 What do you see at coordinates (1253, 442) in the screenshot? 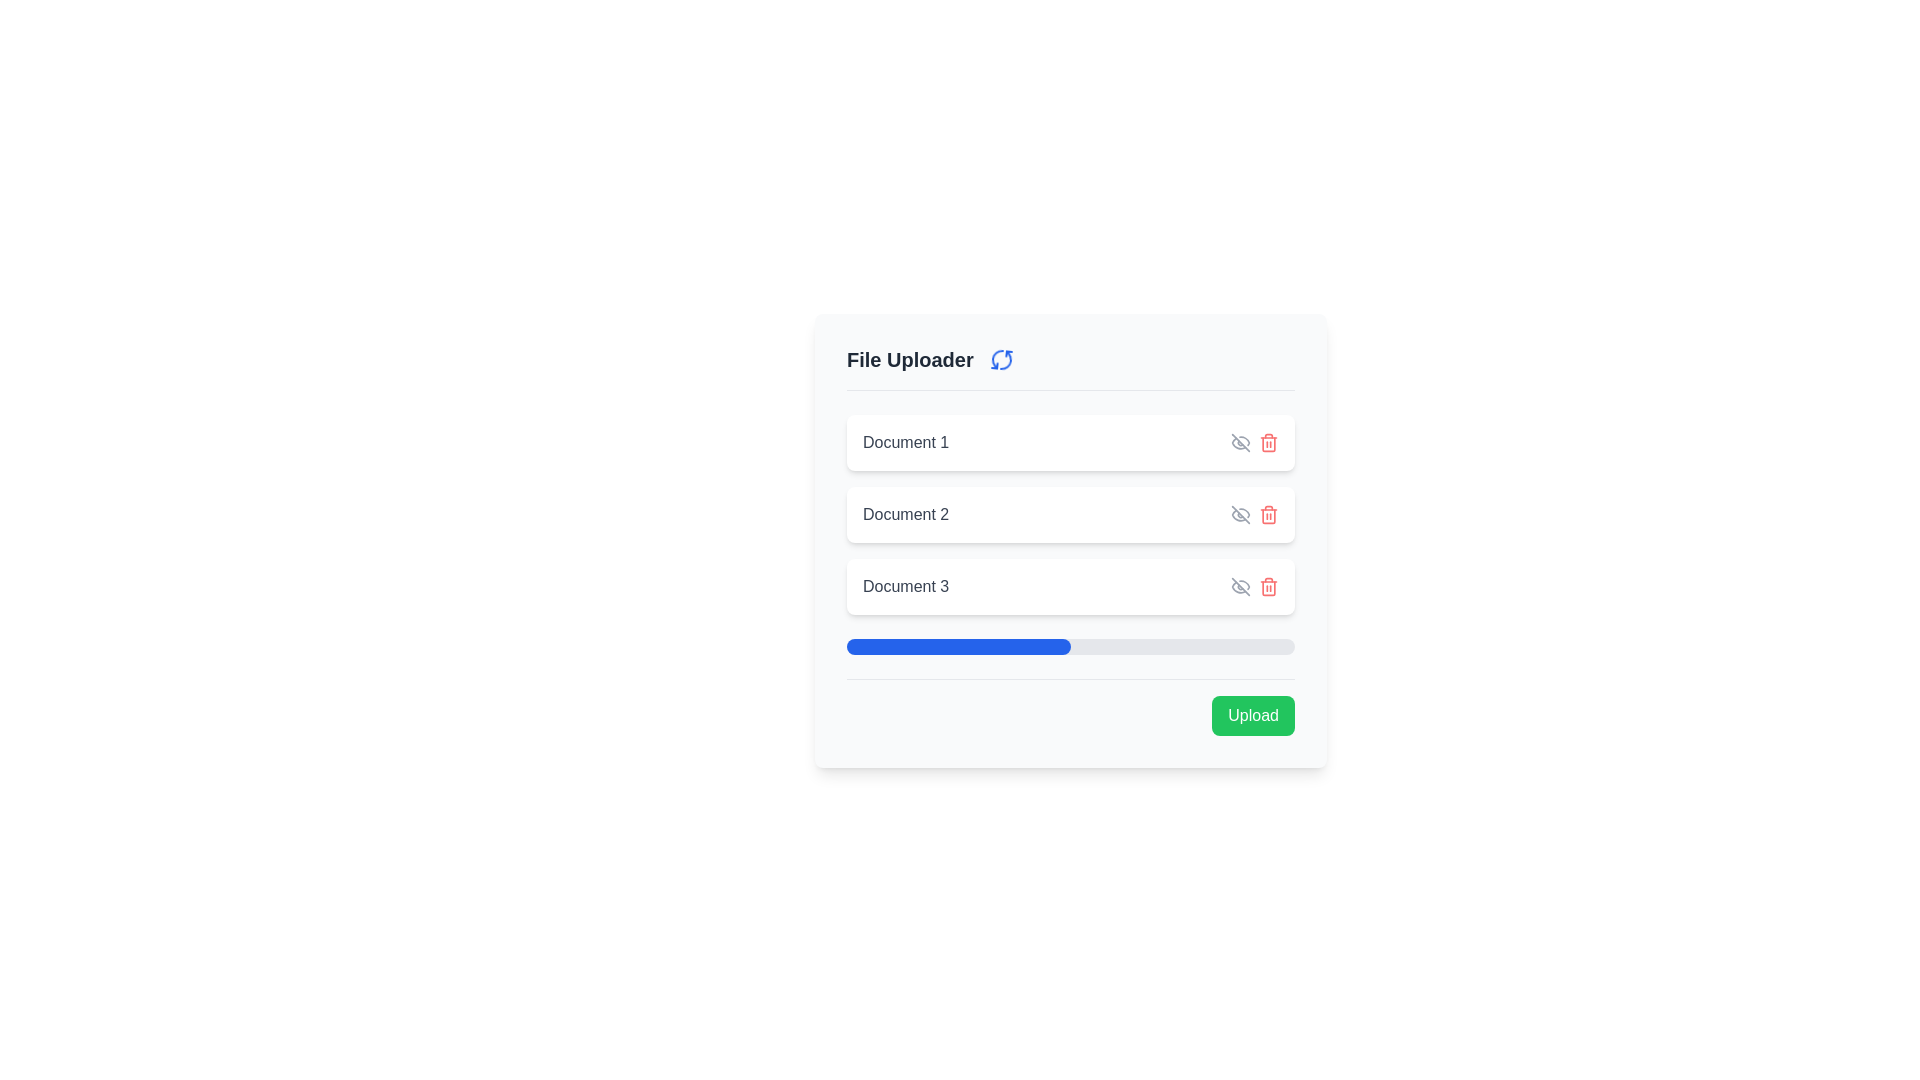
I see `the group of action buttons/icons located at the rightmost part of the horizontal line containing 'Document 1' text` at bounding box center [1253, 442].